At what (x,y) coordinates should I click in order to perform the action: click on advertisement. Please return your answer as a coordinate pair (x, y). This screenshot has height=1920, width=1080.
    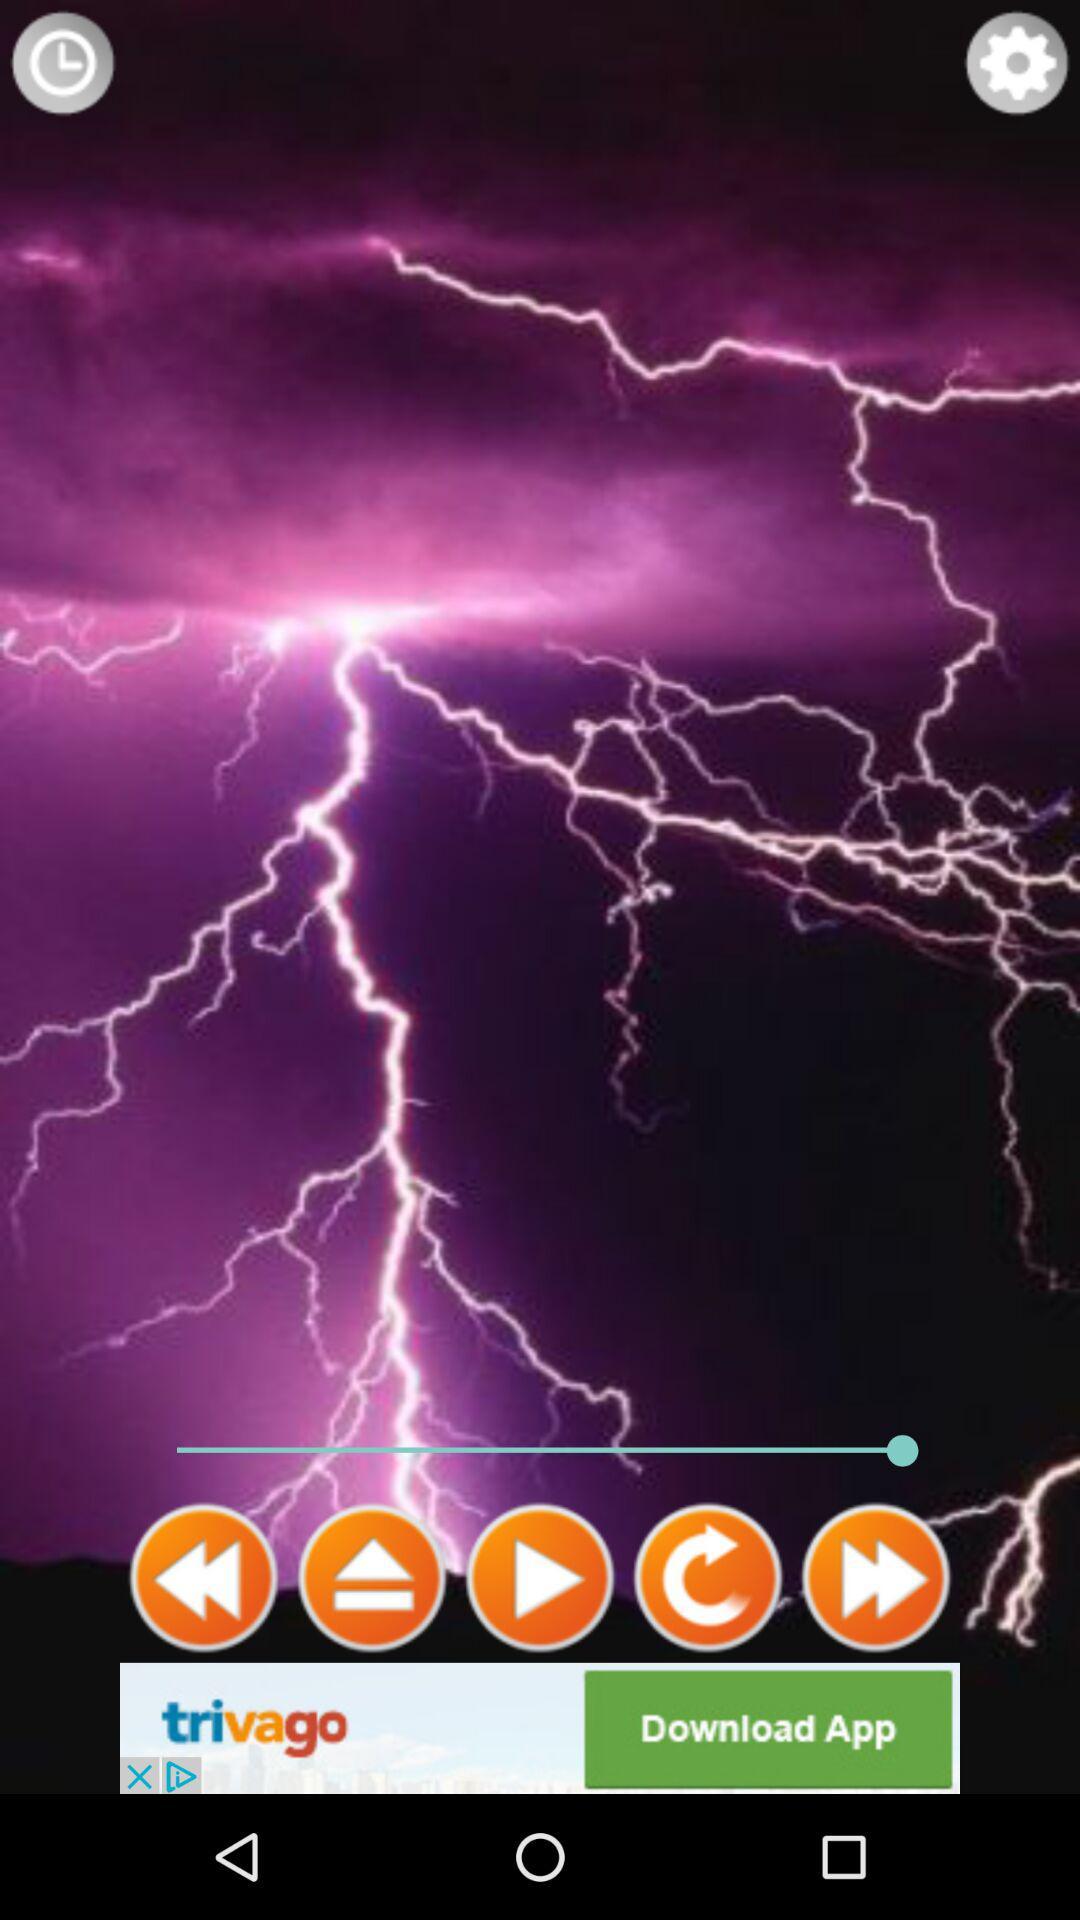
    Looking at the image, I should click on (540, 1727).